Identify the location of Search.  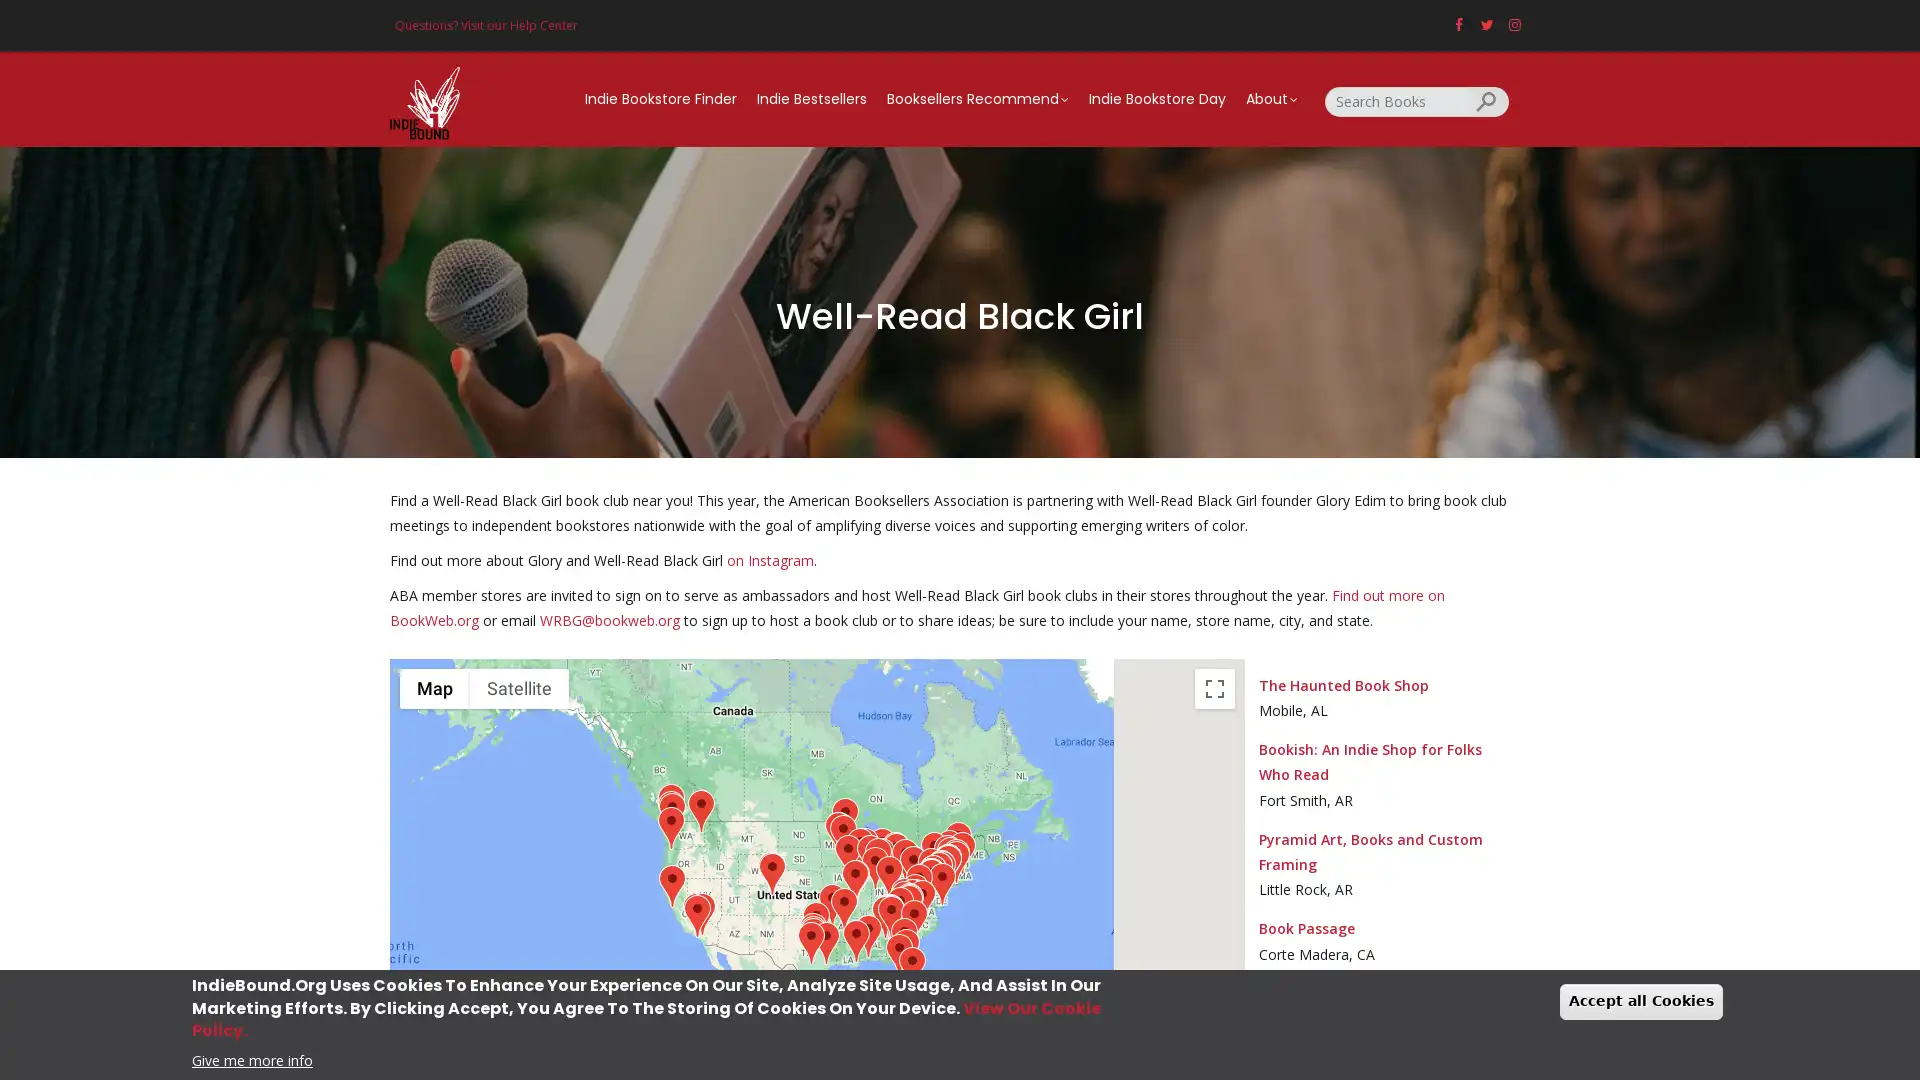
(1488, 100).